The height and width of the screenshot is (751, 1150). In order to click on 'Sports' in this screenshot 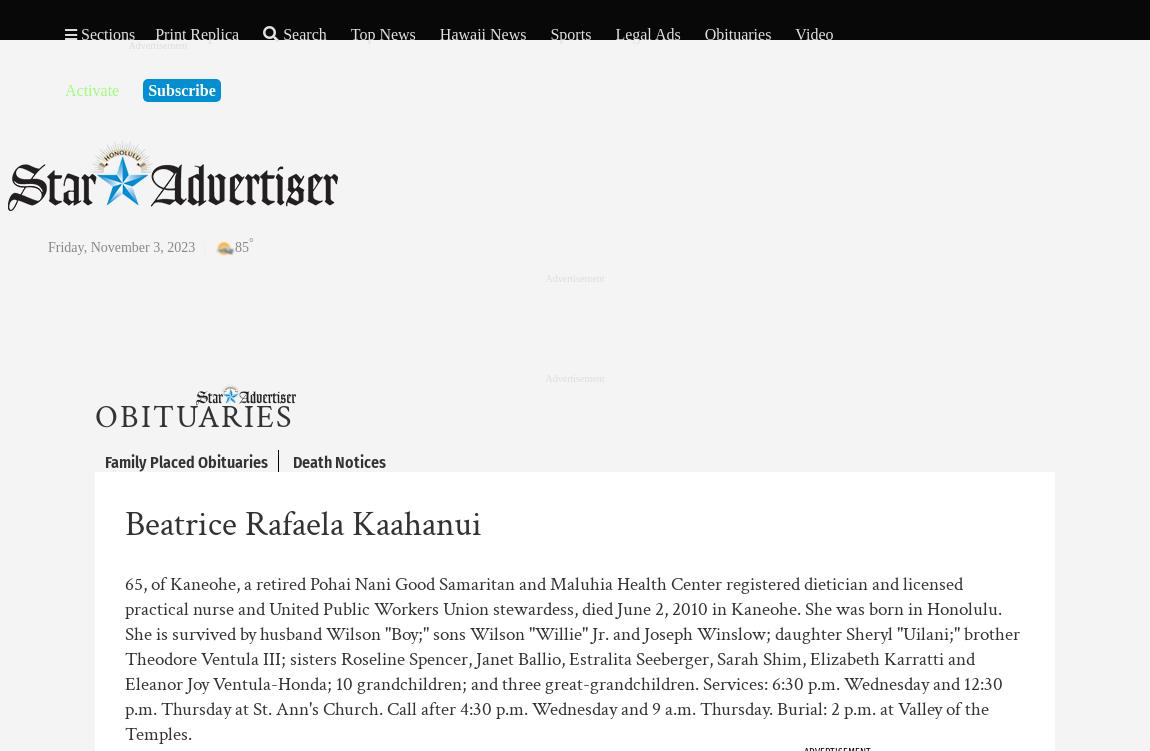, I will do `click(550, 34)`.